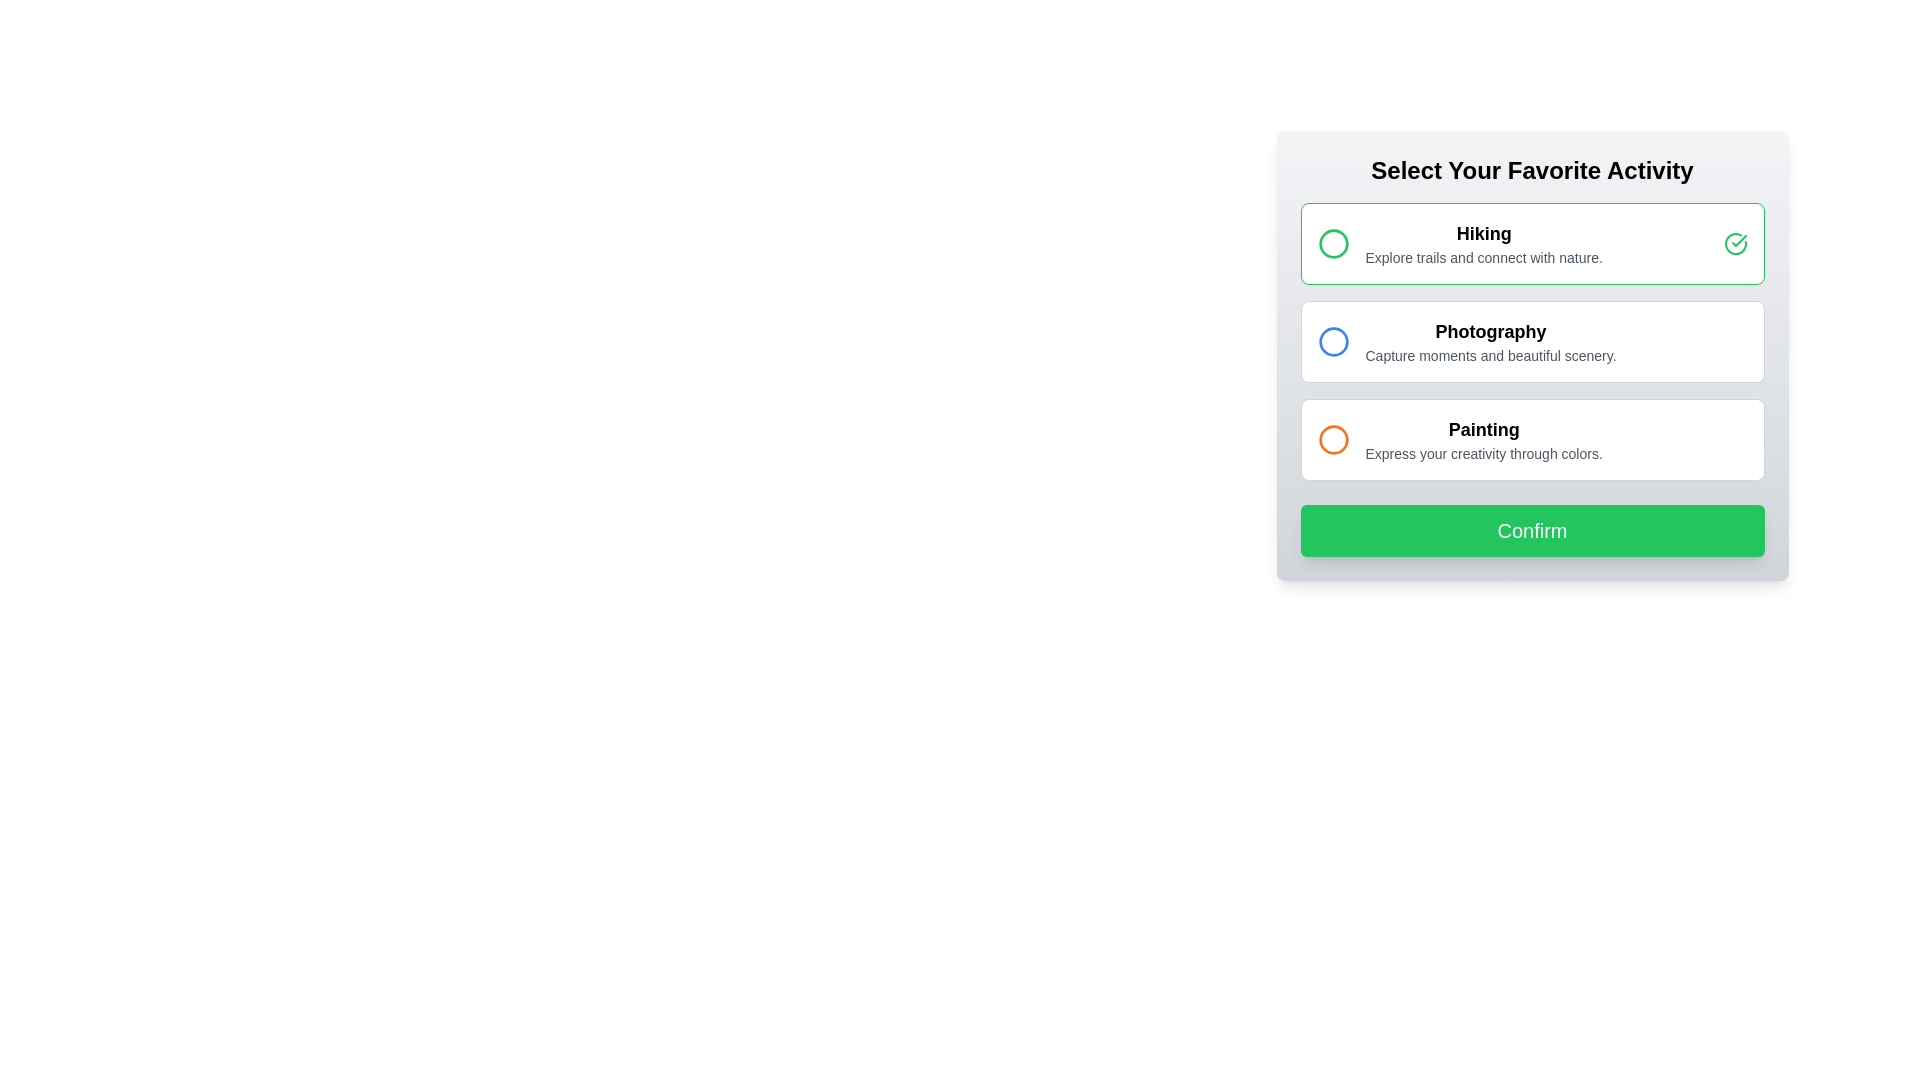 The width and height of the screenshot is (1920, 1080). I want to click on the check mark icon indicating the active state for the Hiking activity option, located in the green-bordered selection box, so click(1734, 242).